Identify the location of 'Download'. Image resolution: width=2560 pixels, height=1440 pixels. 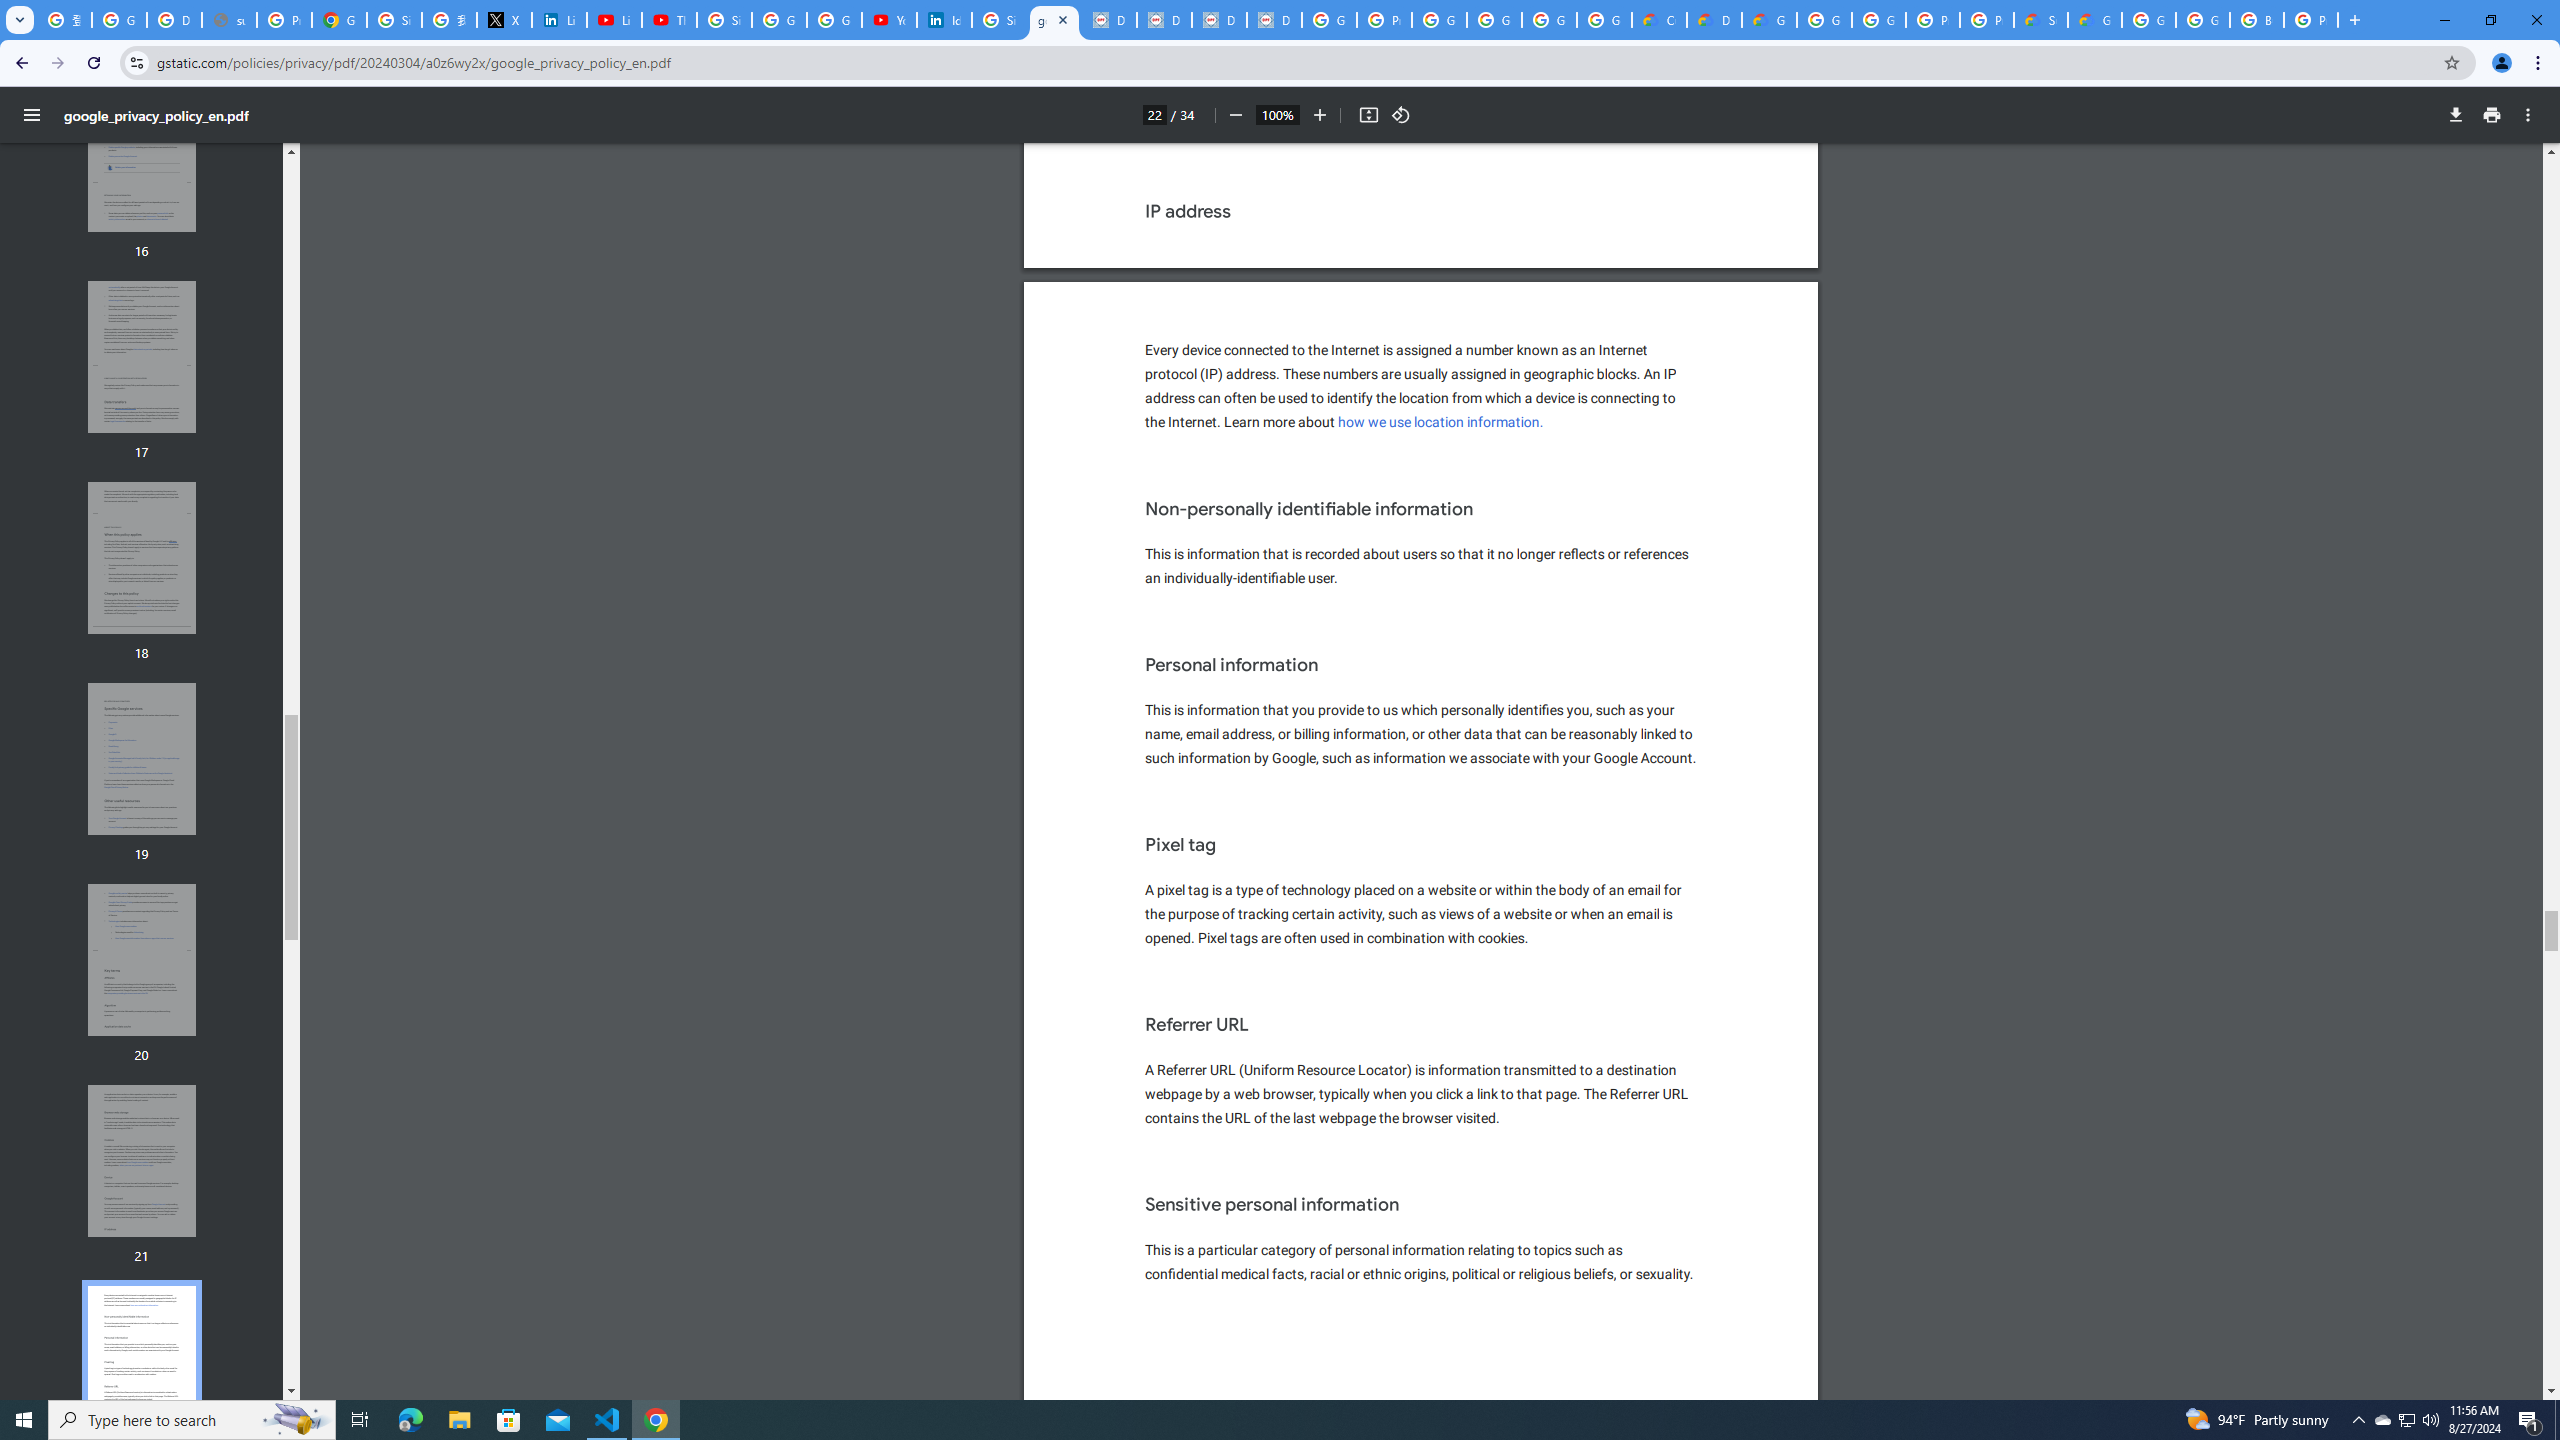
(2455, 114).